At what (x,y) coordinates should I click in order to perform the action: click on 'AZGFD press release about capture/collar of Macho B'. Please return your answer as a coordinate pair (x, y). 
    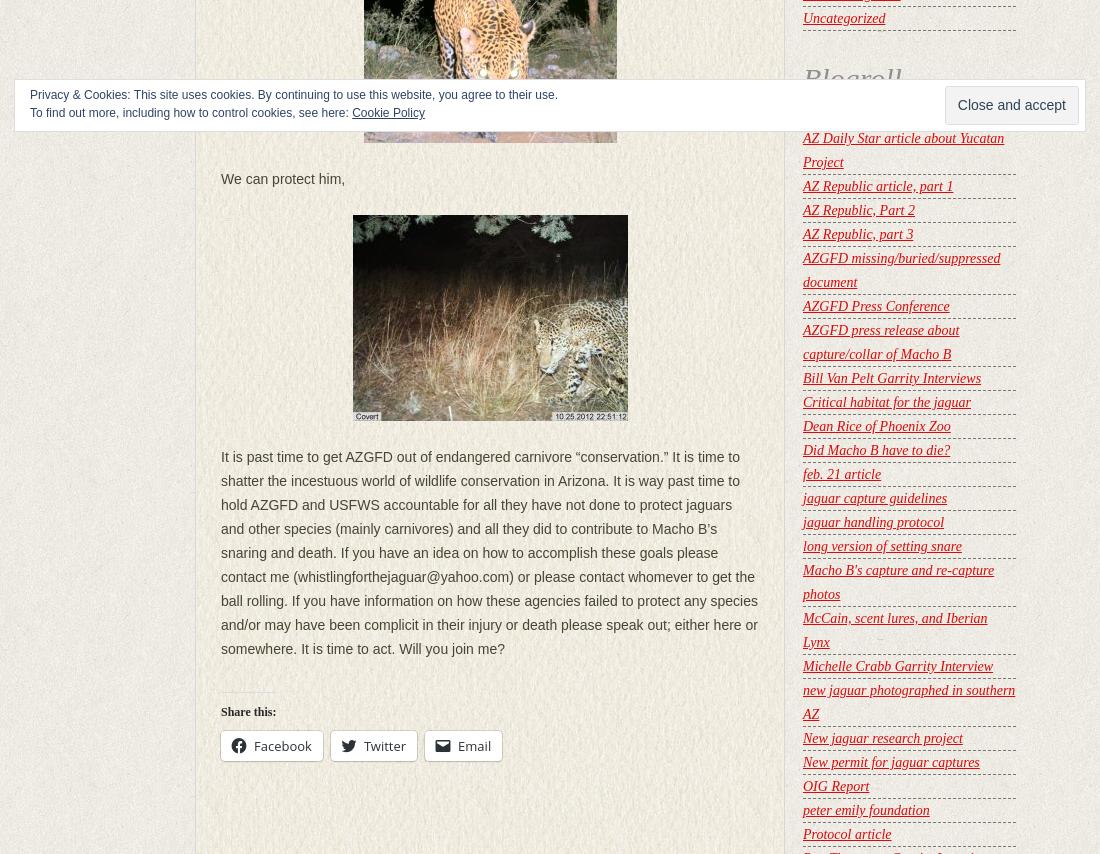
    Looking at the image, I should click on (879, 342).